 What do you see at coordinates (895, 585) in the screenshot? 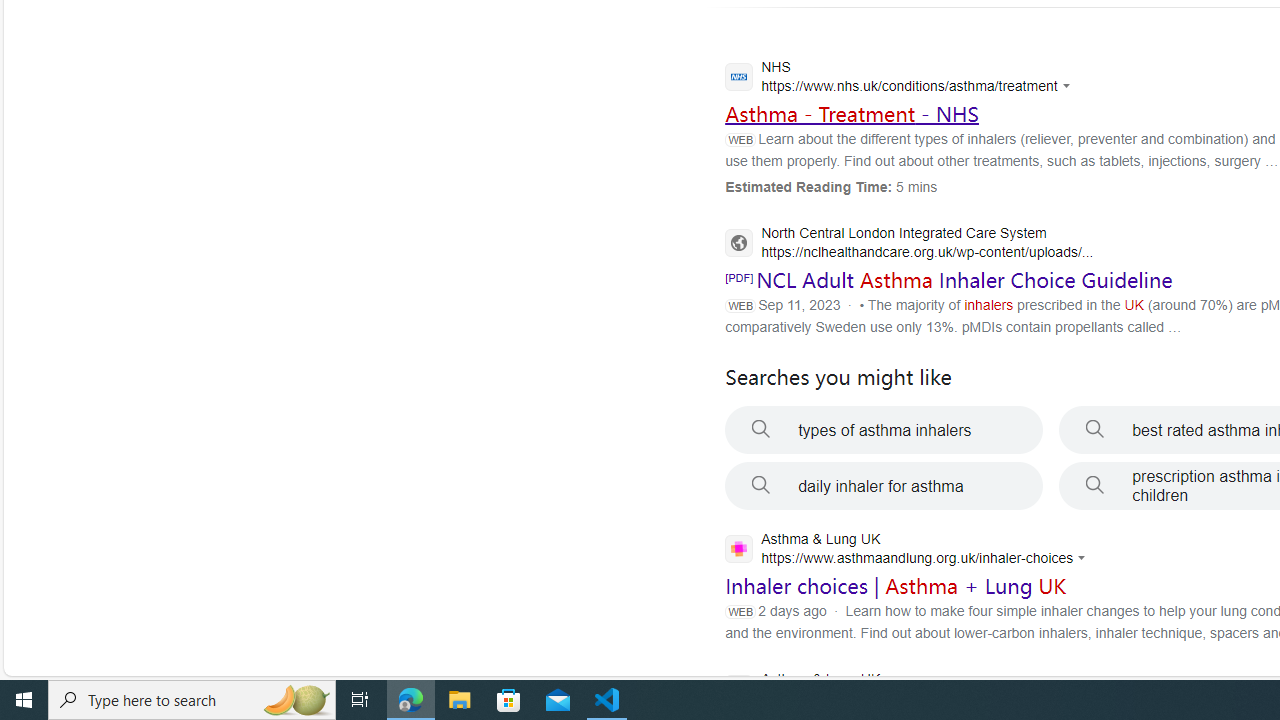
I see `'Inhaler choices | Asthma + Lung UK'` at bounding box center [895, 585].